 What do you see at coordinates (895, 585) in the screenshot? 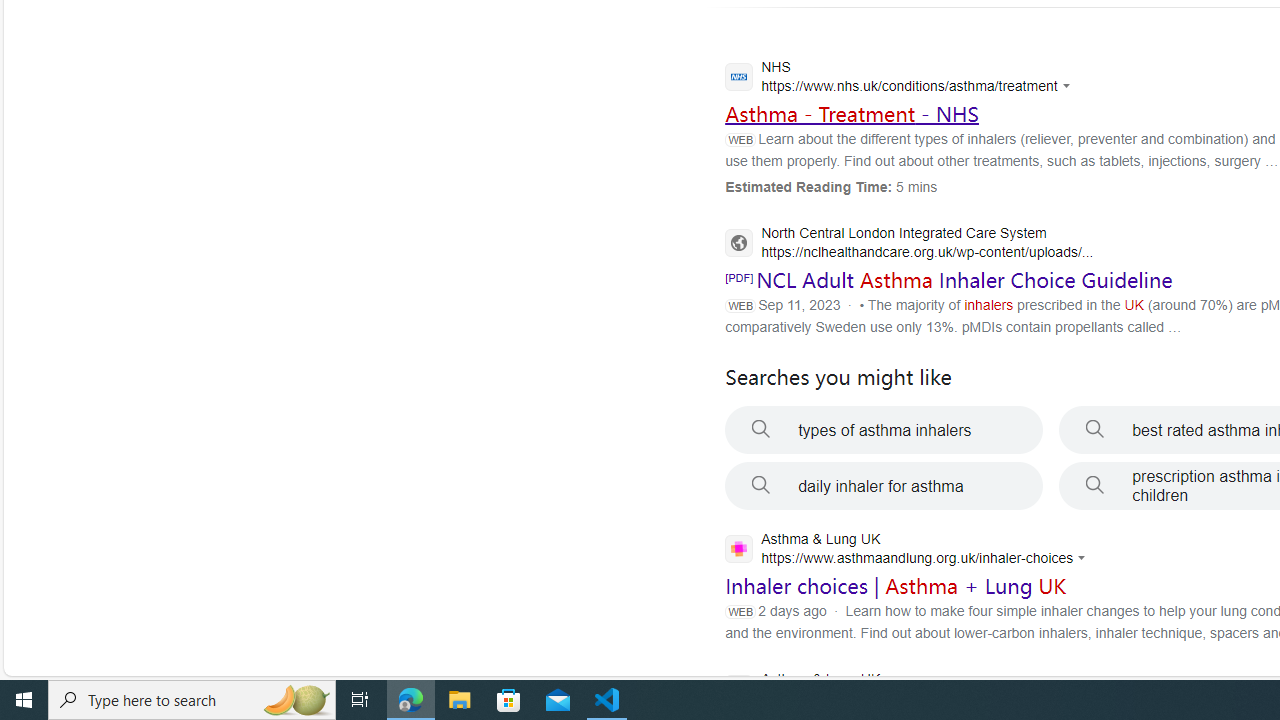
I see `'Inhaler choices | Asthma + Lung UK'` at bounding box center [895, 585].